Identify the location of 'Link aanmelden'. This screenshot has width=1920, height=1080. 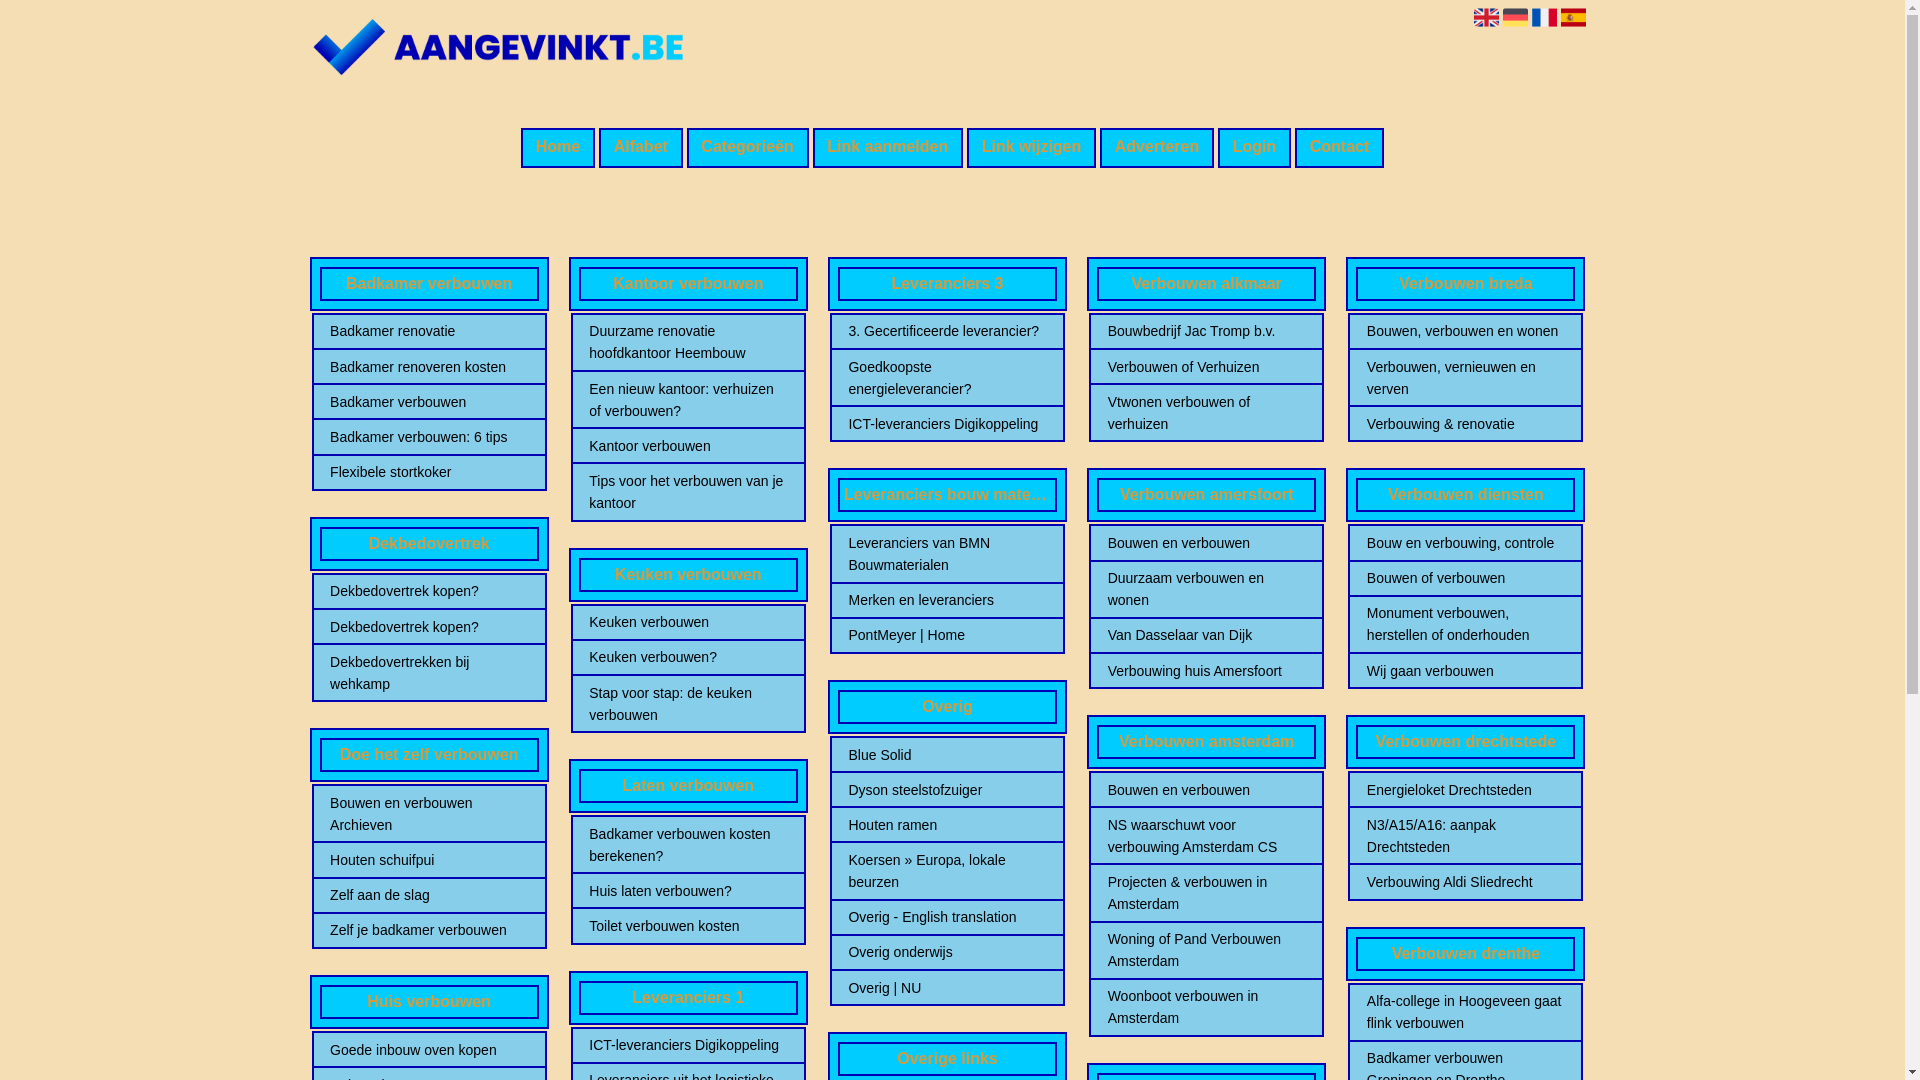
(886, 146).